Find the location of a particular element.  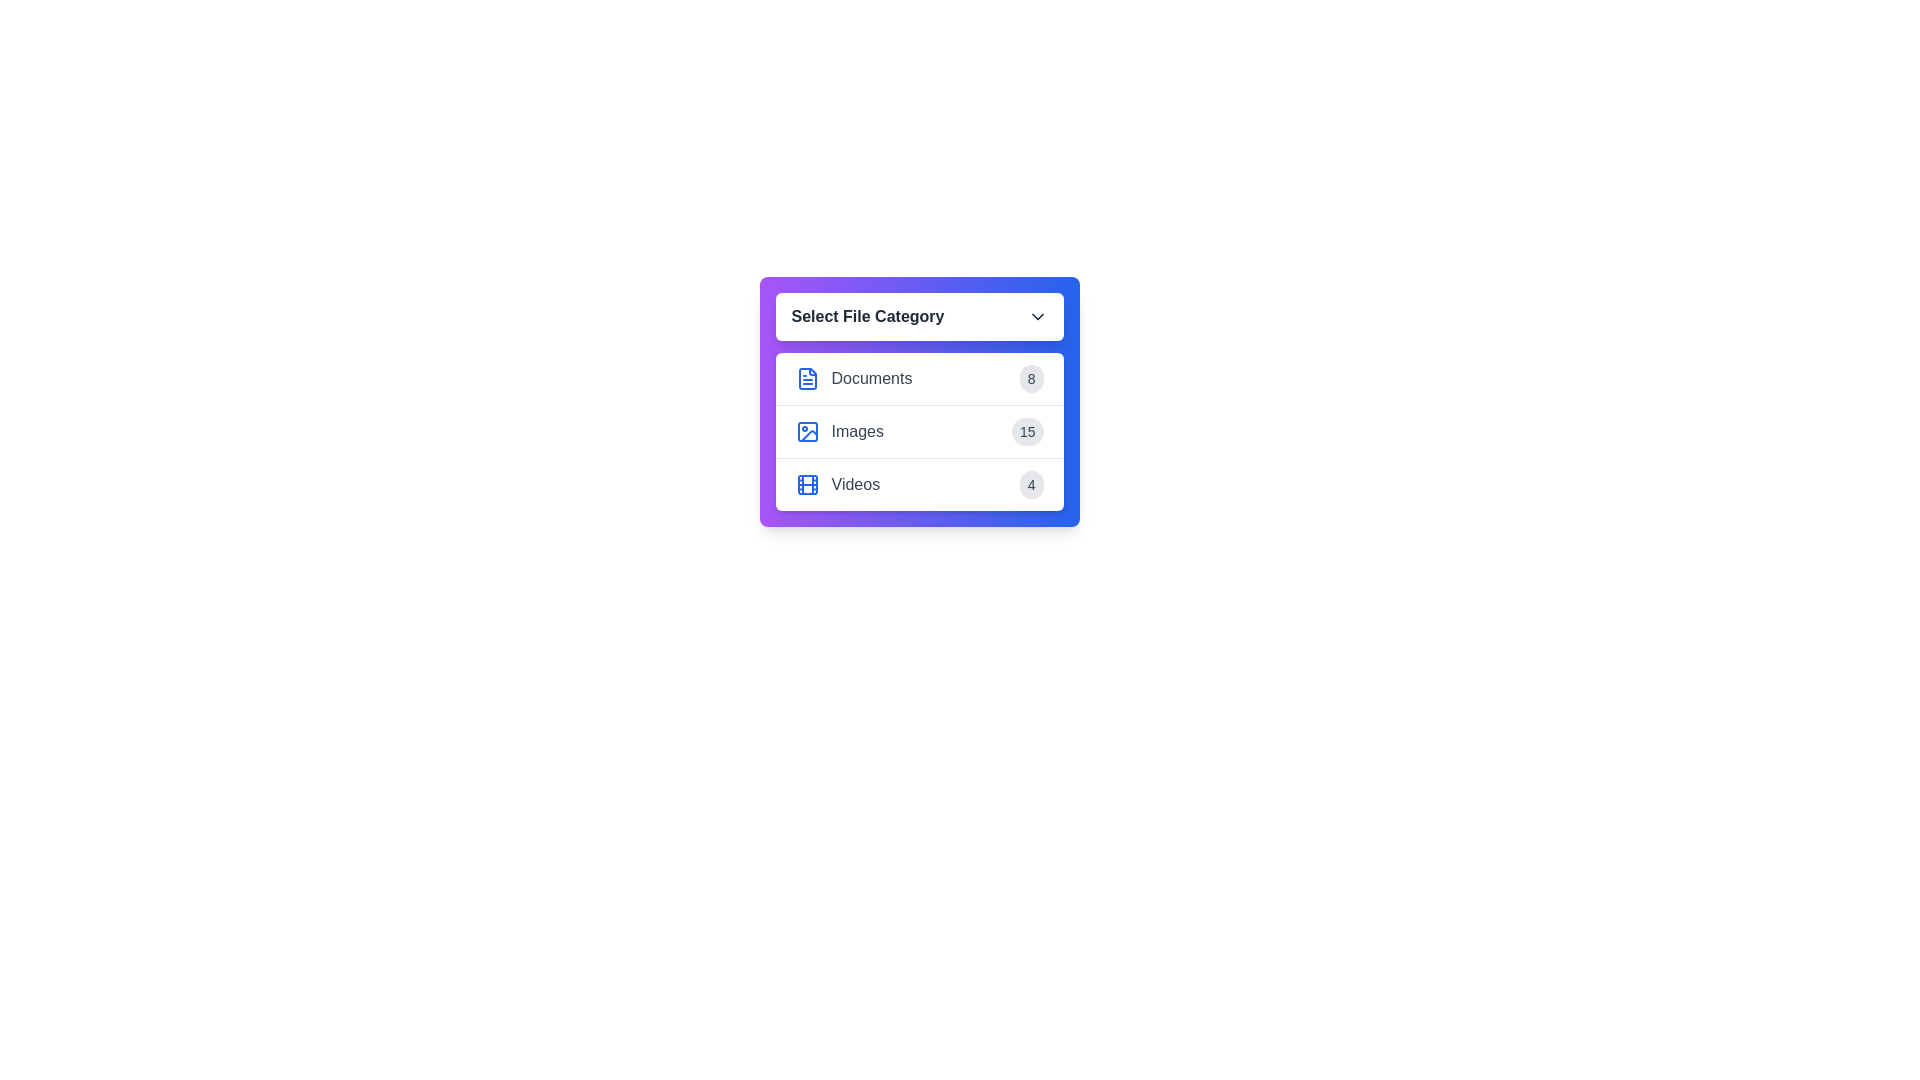

the 'Images' category list item in the dropdown menu is located at coordinates (918, 431).